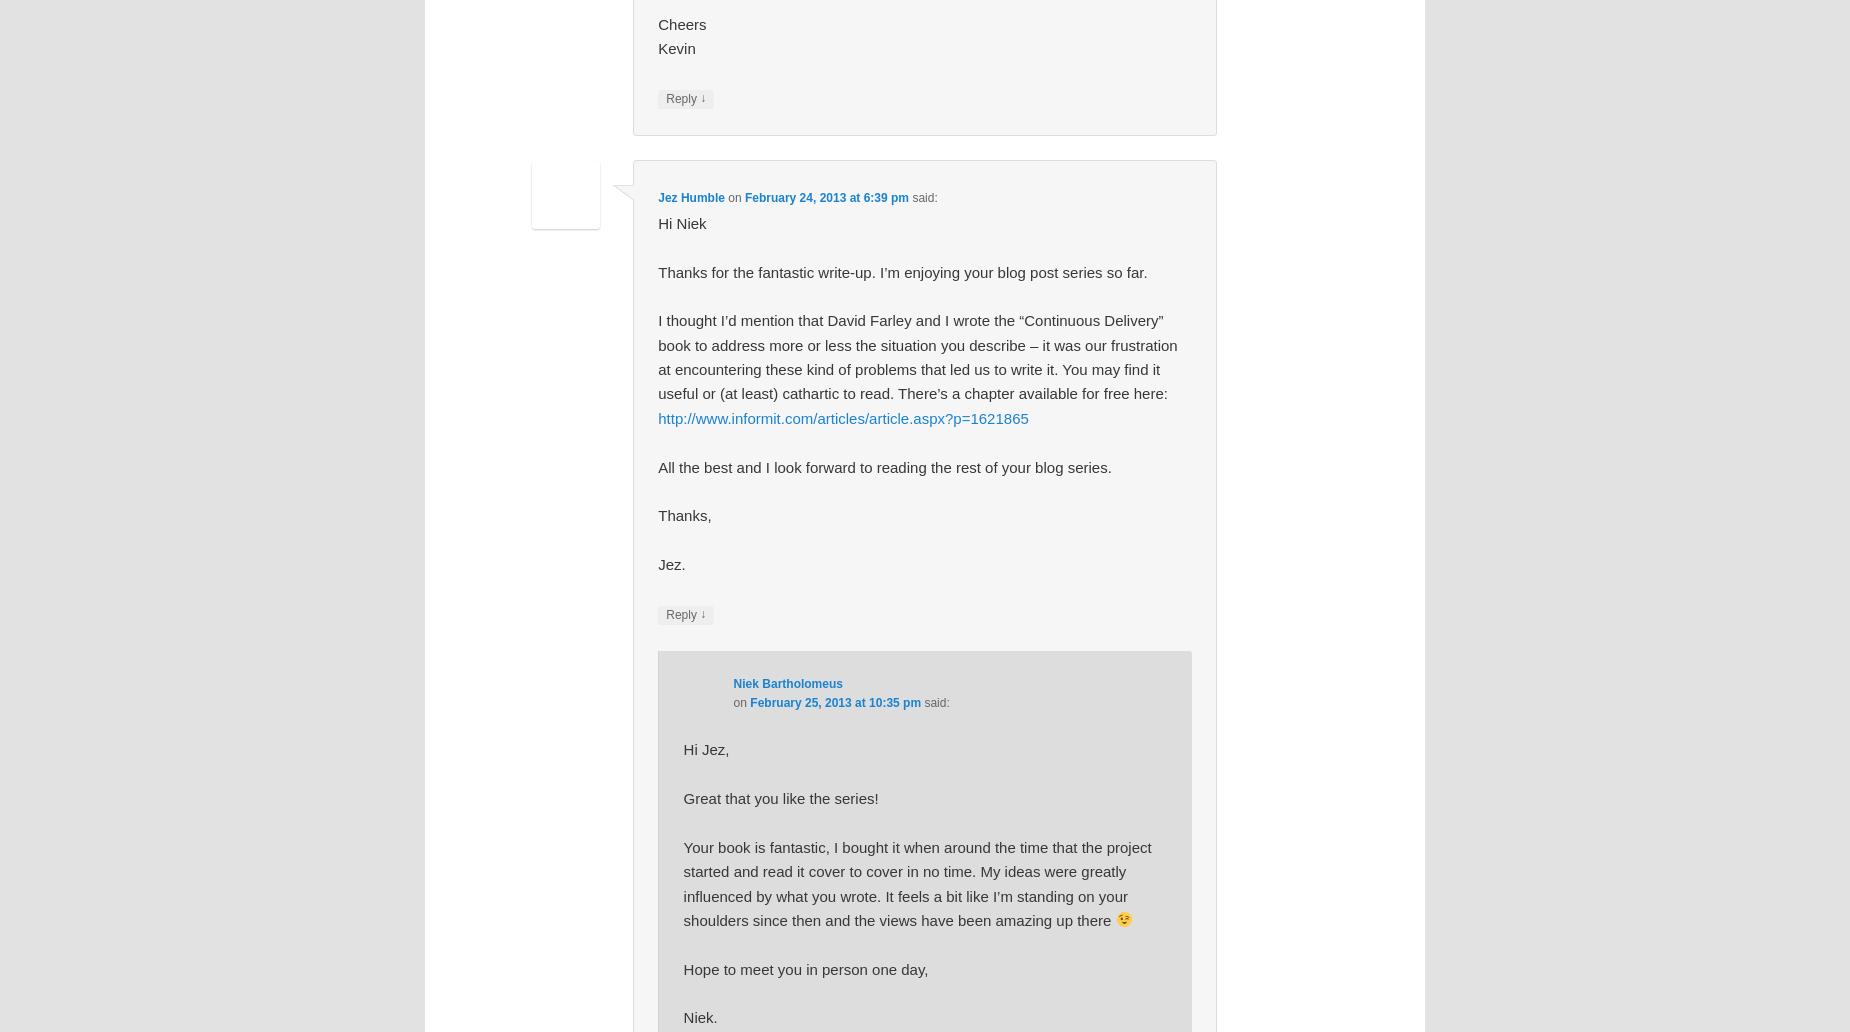 This screenshot has width=1850, height=1032. I want to click on 'Hope to meet you in person one day,', so click(805, 967).